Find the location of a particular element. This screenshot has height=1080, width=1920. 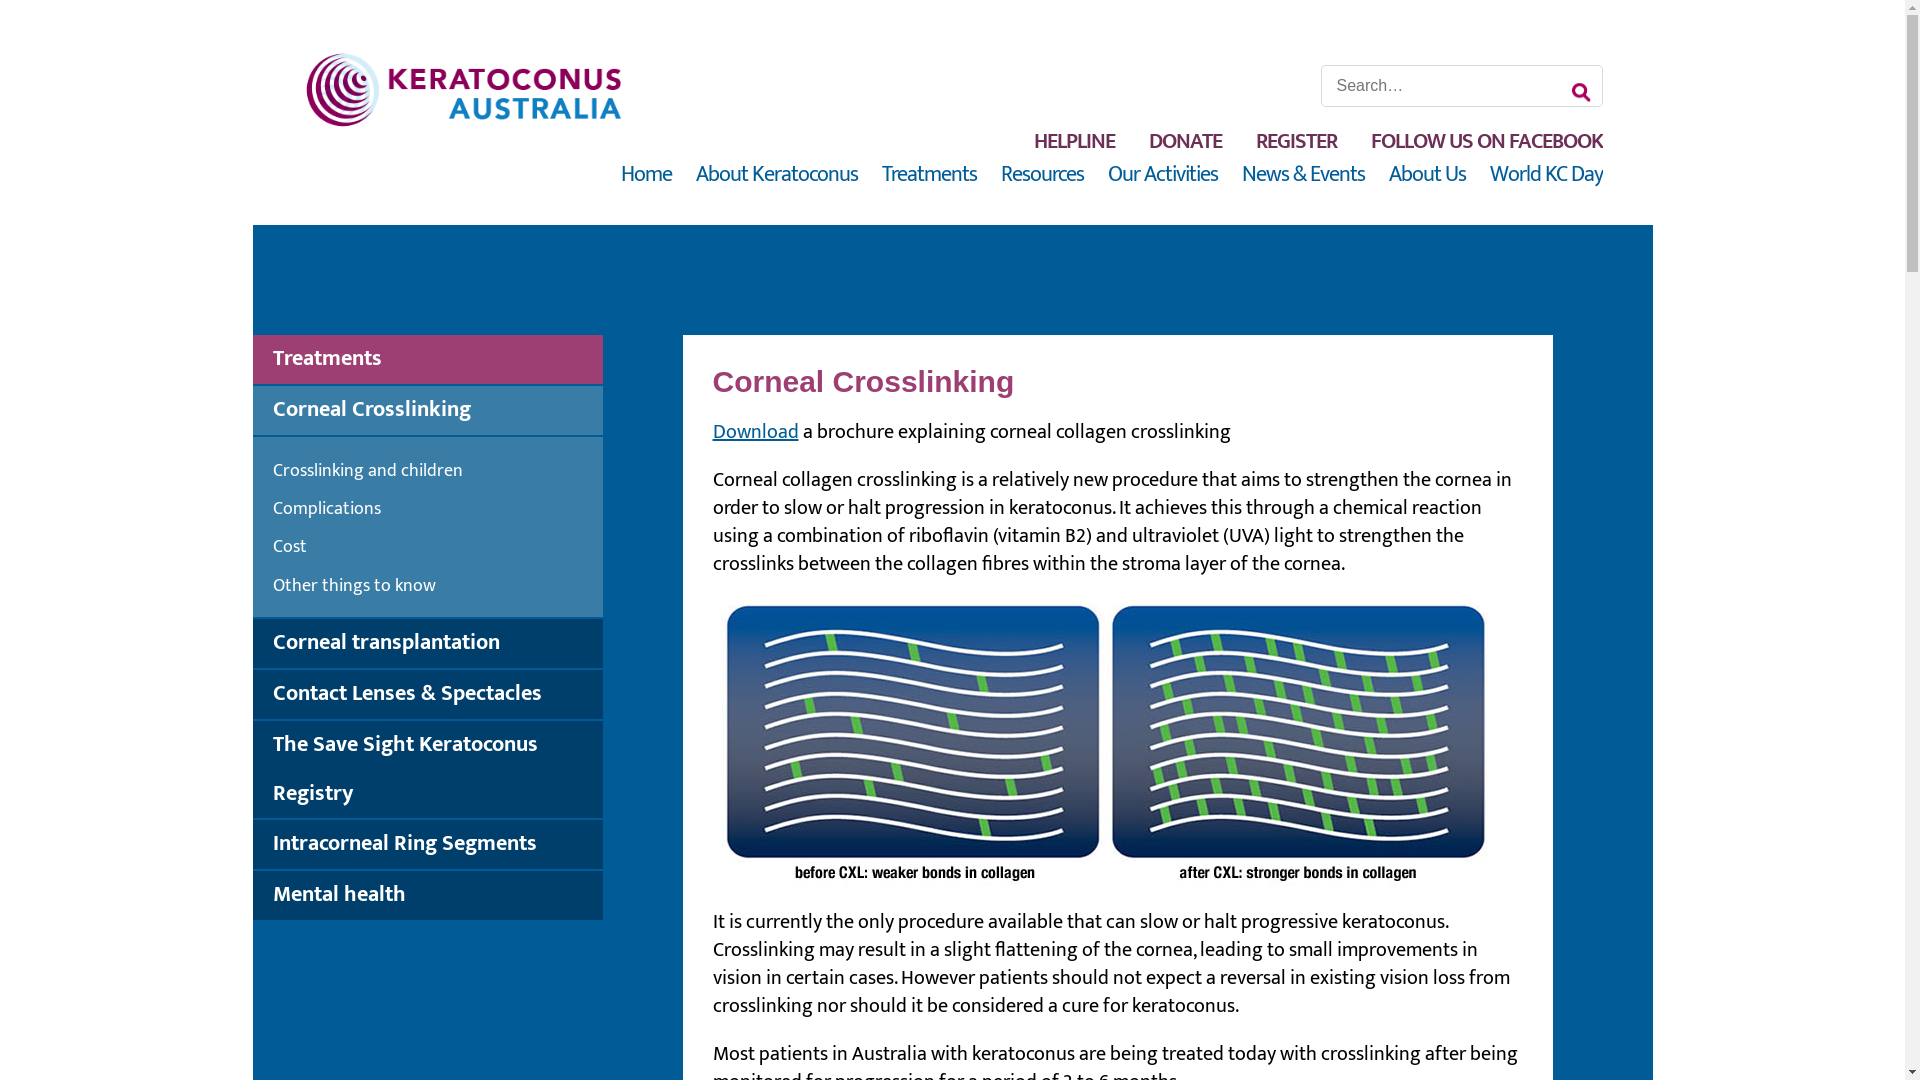

'Treatments' is located at coordinates (928, 173).